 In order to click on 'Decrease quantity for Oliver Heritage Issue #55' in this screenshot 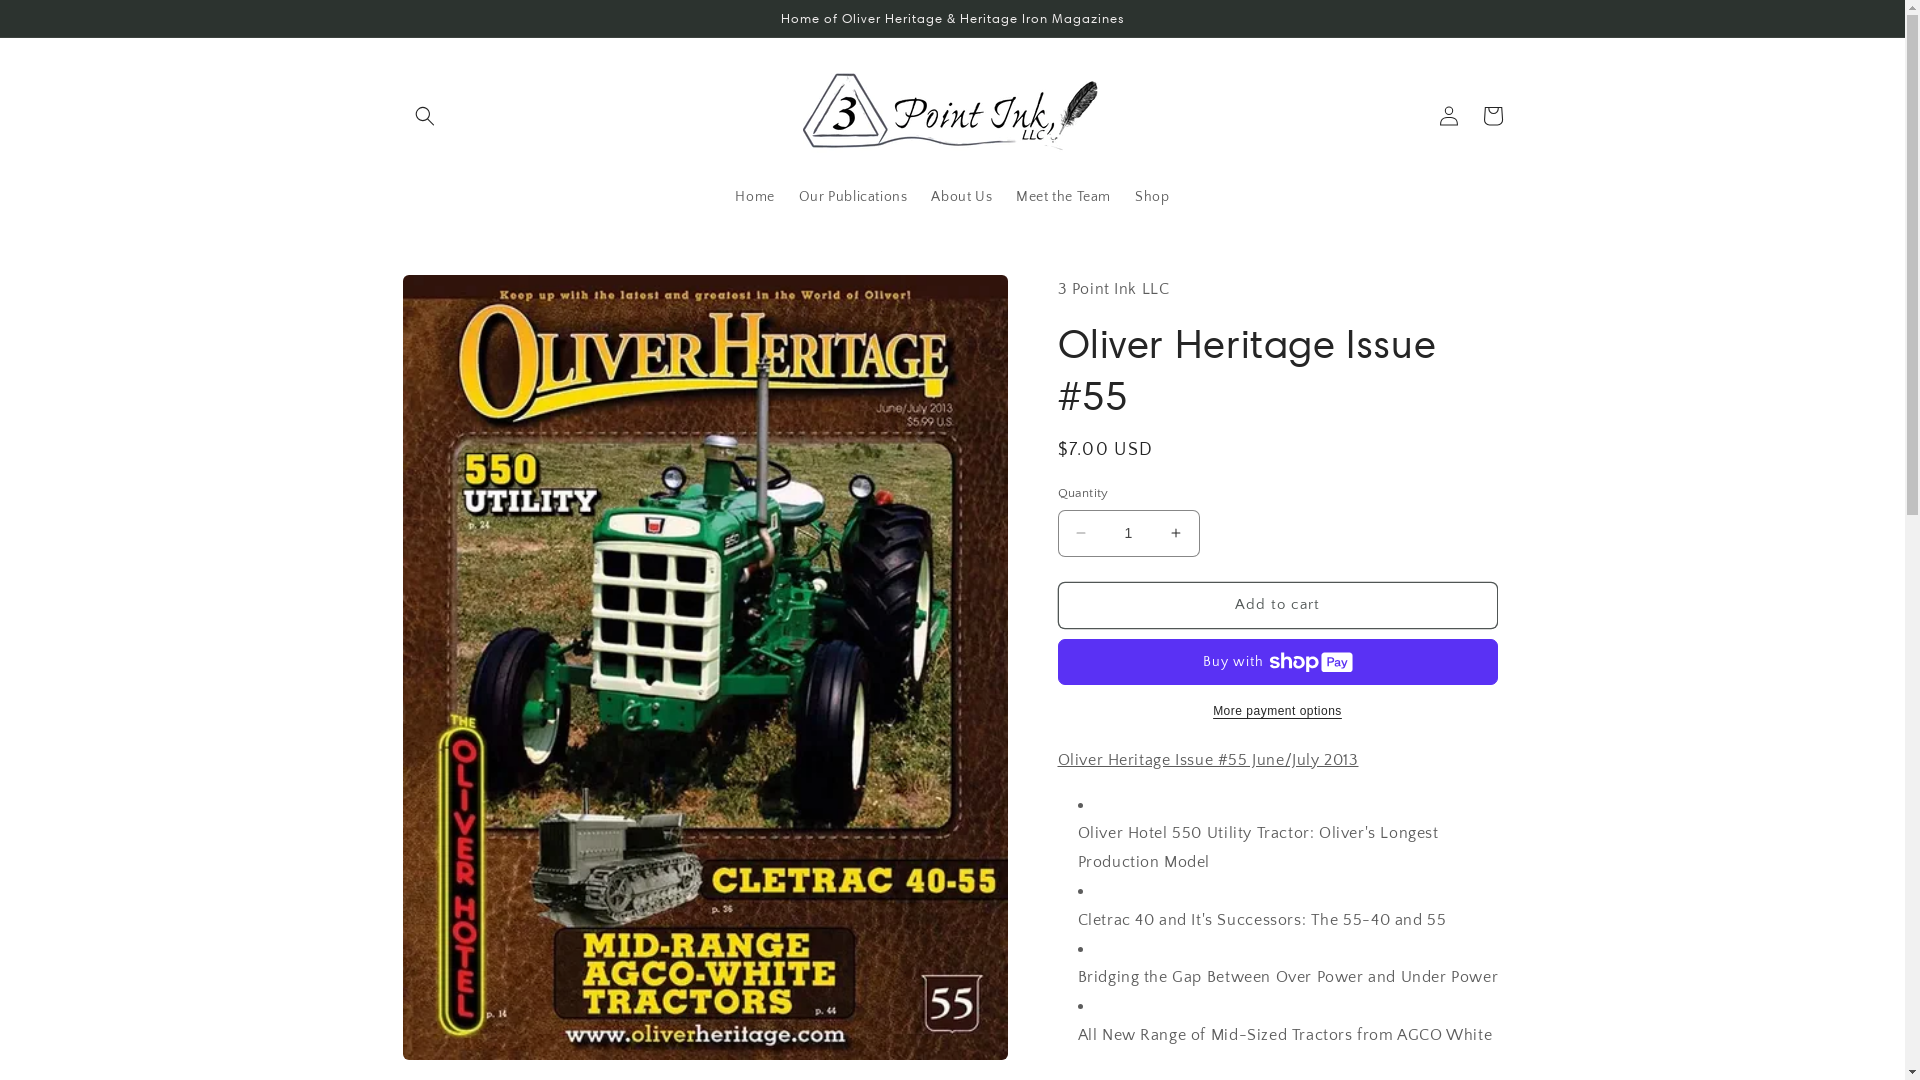, I will do `click(1079, 532)`.